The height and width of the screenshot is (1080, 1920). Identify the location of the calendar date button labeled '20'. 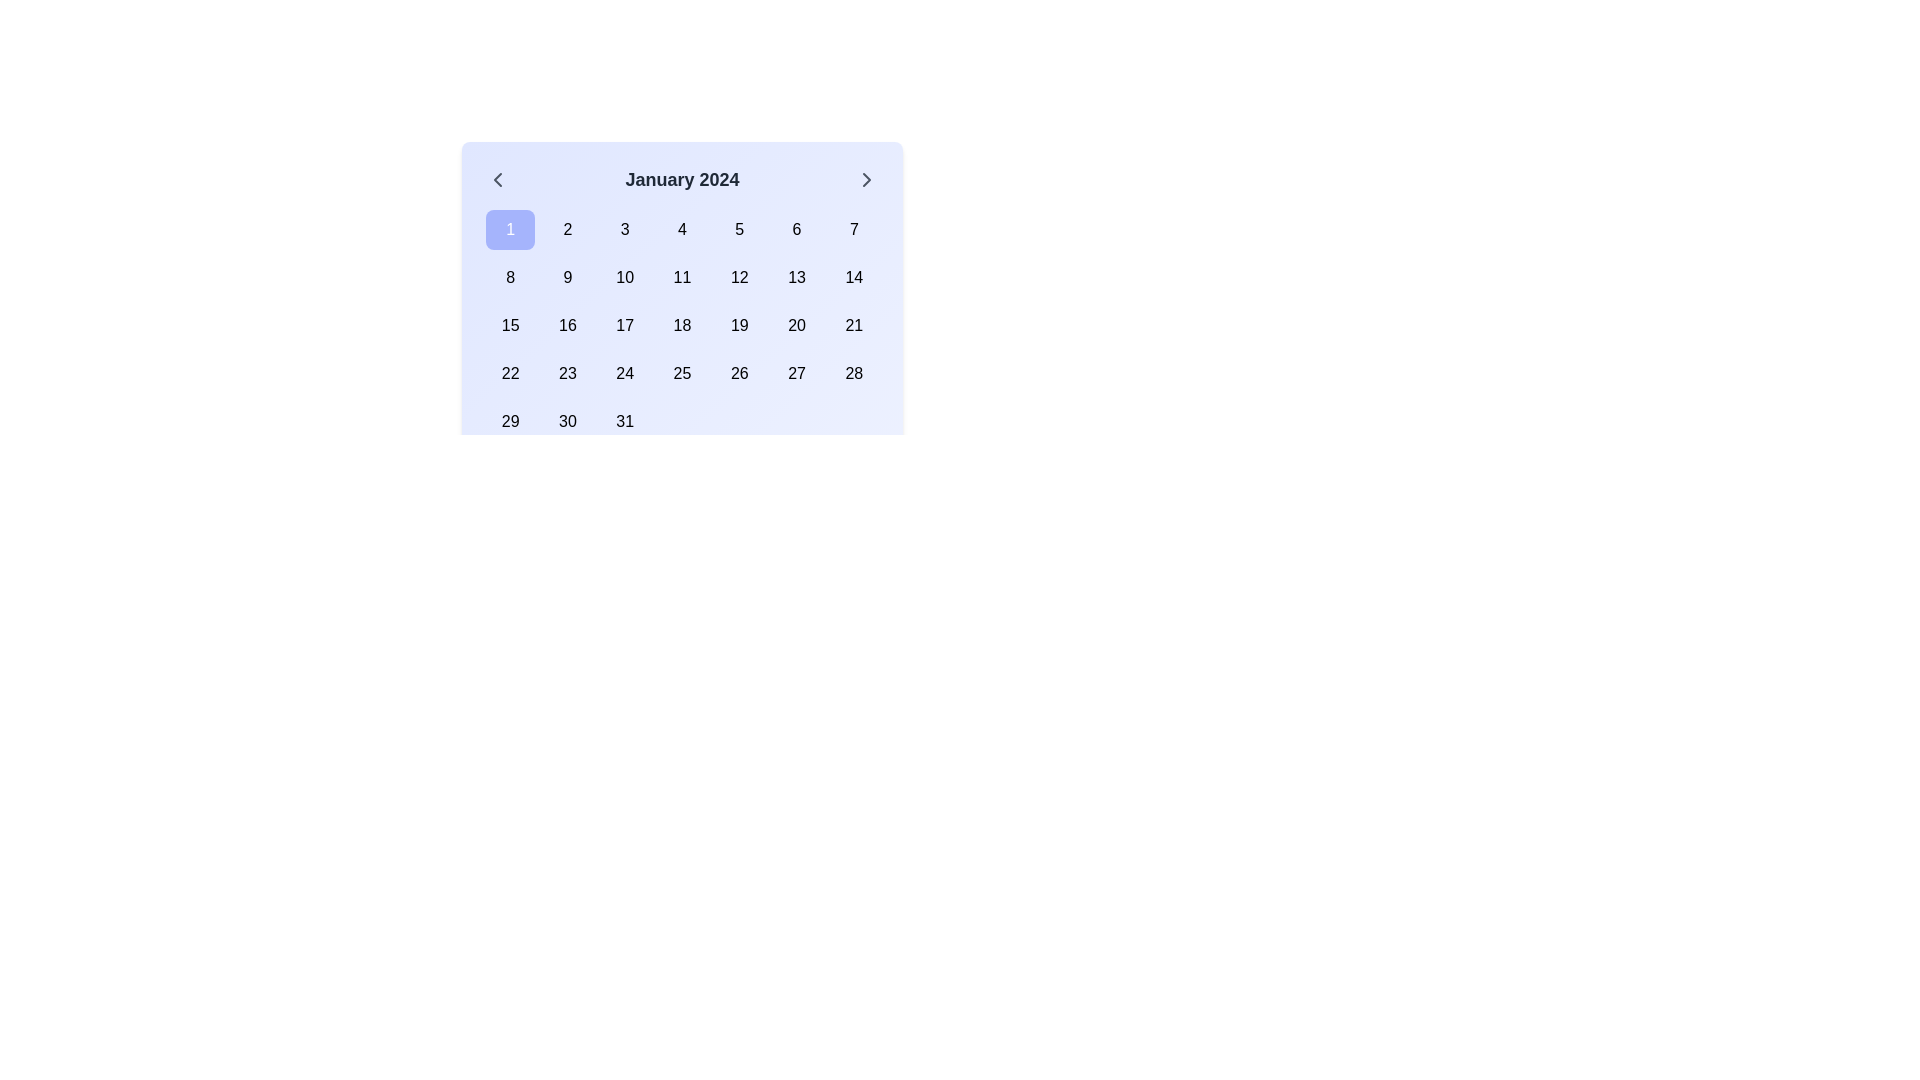
(795, 325).